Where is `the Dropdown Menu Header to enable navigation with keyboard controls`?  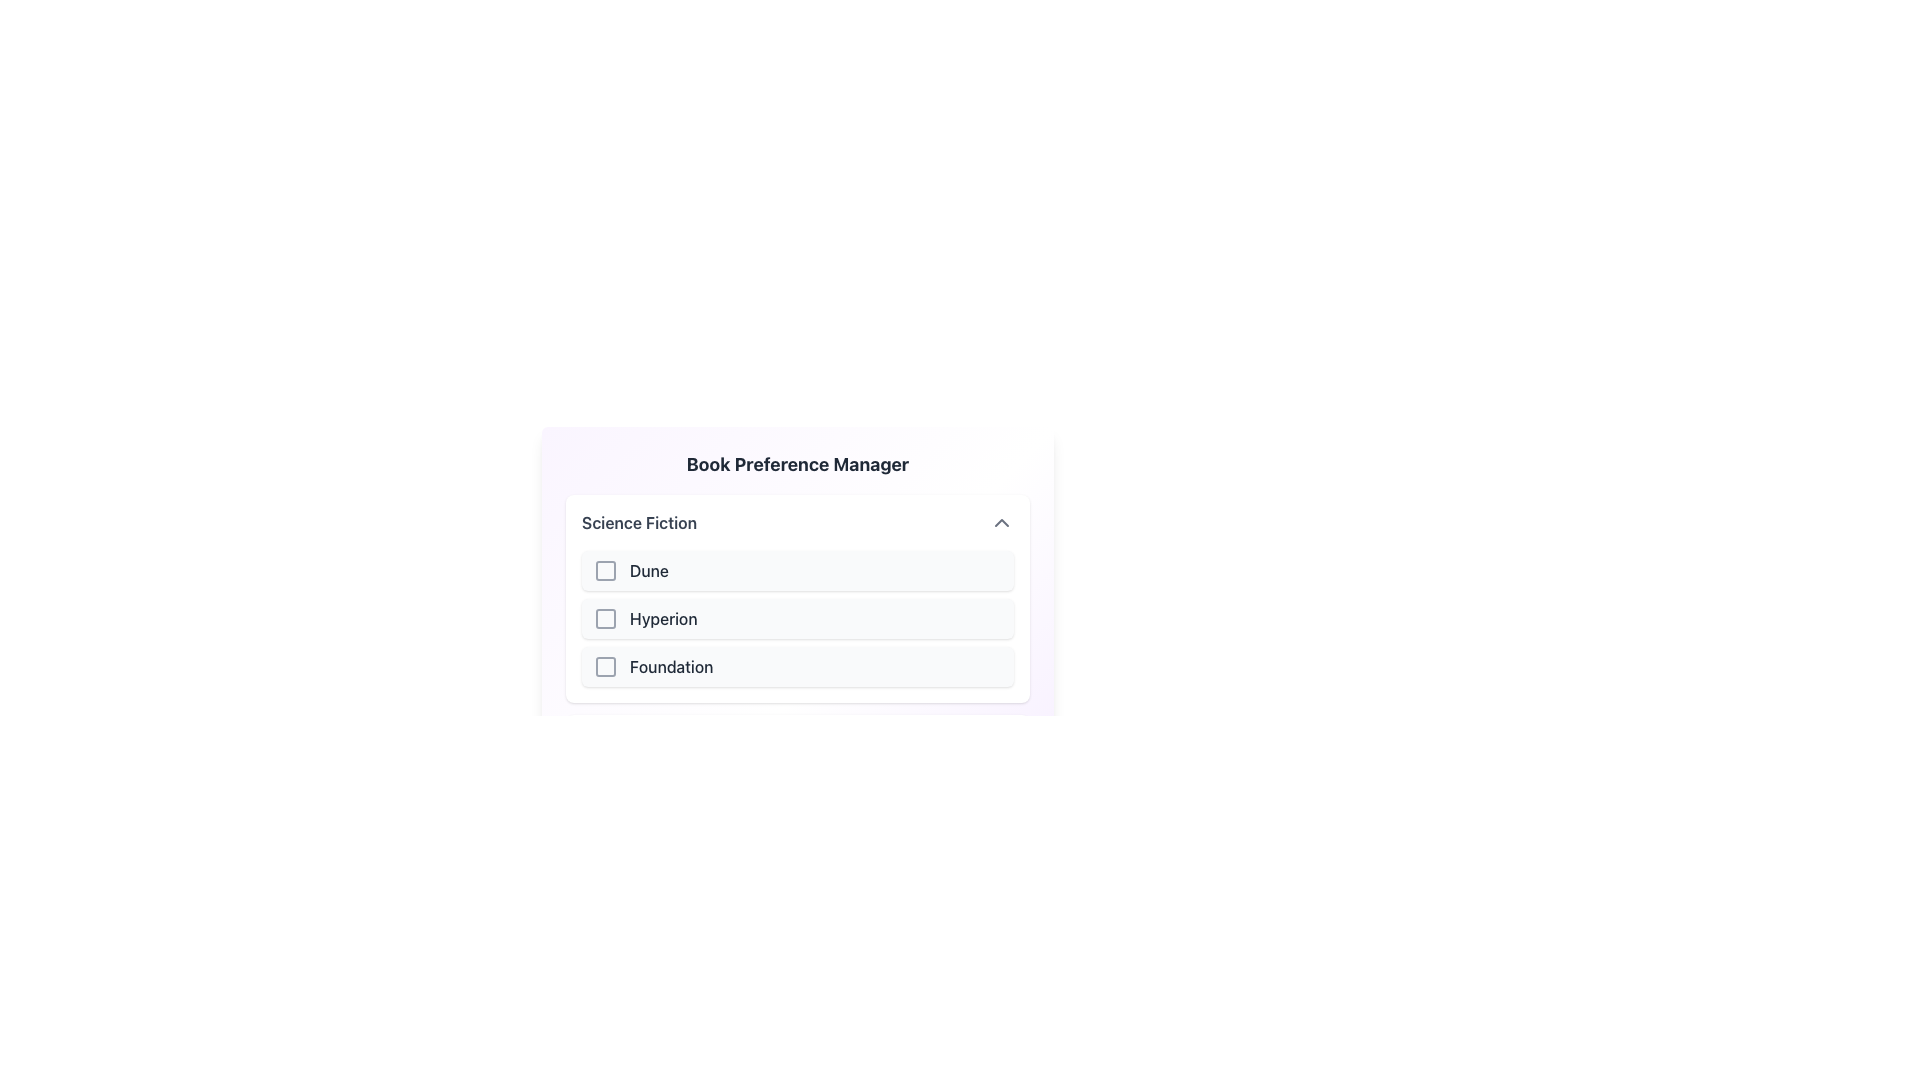
the Dropdown Menu Header to enable navigation with keyboard controls is located at coordinates (796, 522).